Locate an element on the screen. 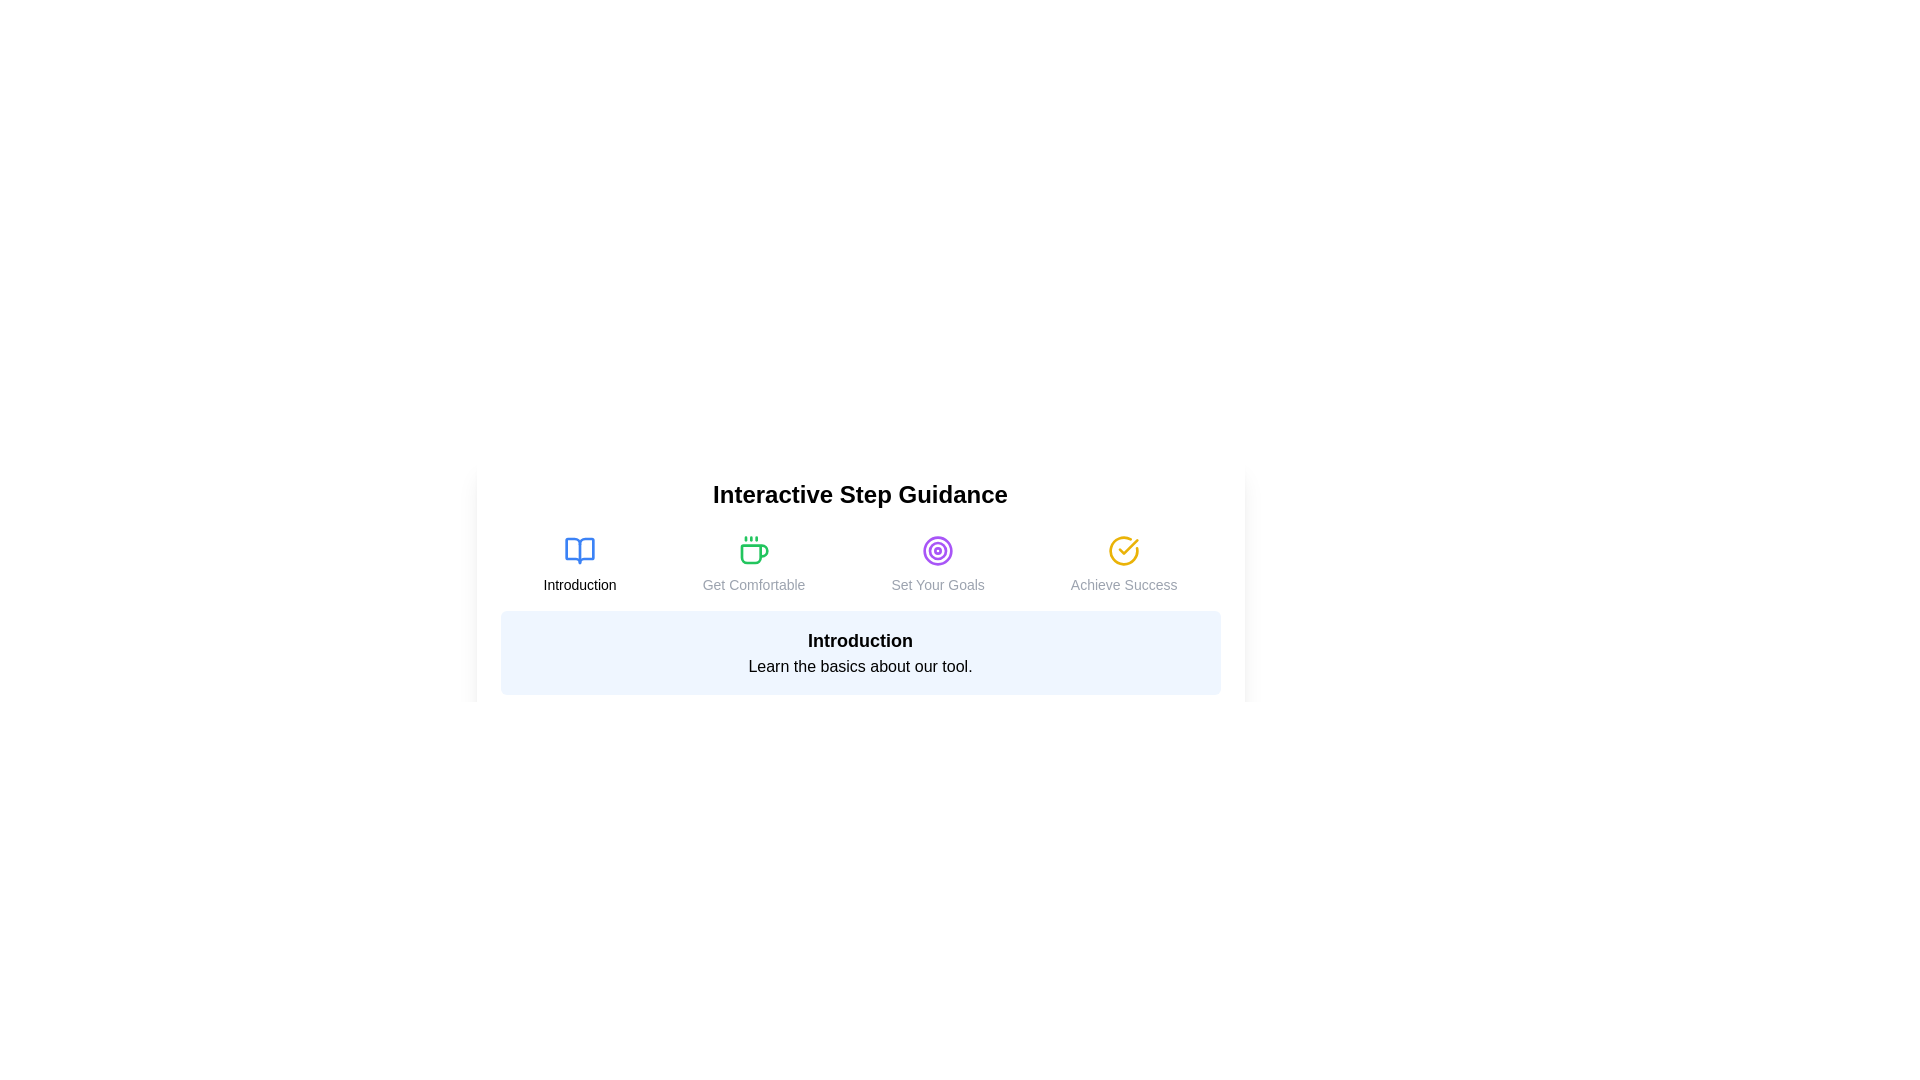  the 'Achieve Success' label with icon, which indicates a step in a multi-step process, located at the fourth position in a horizontally aligned group in the top-right section is located at coordinates (1124, 564).